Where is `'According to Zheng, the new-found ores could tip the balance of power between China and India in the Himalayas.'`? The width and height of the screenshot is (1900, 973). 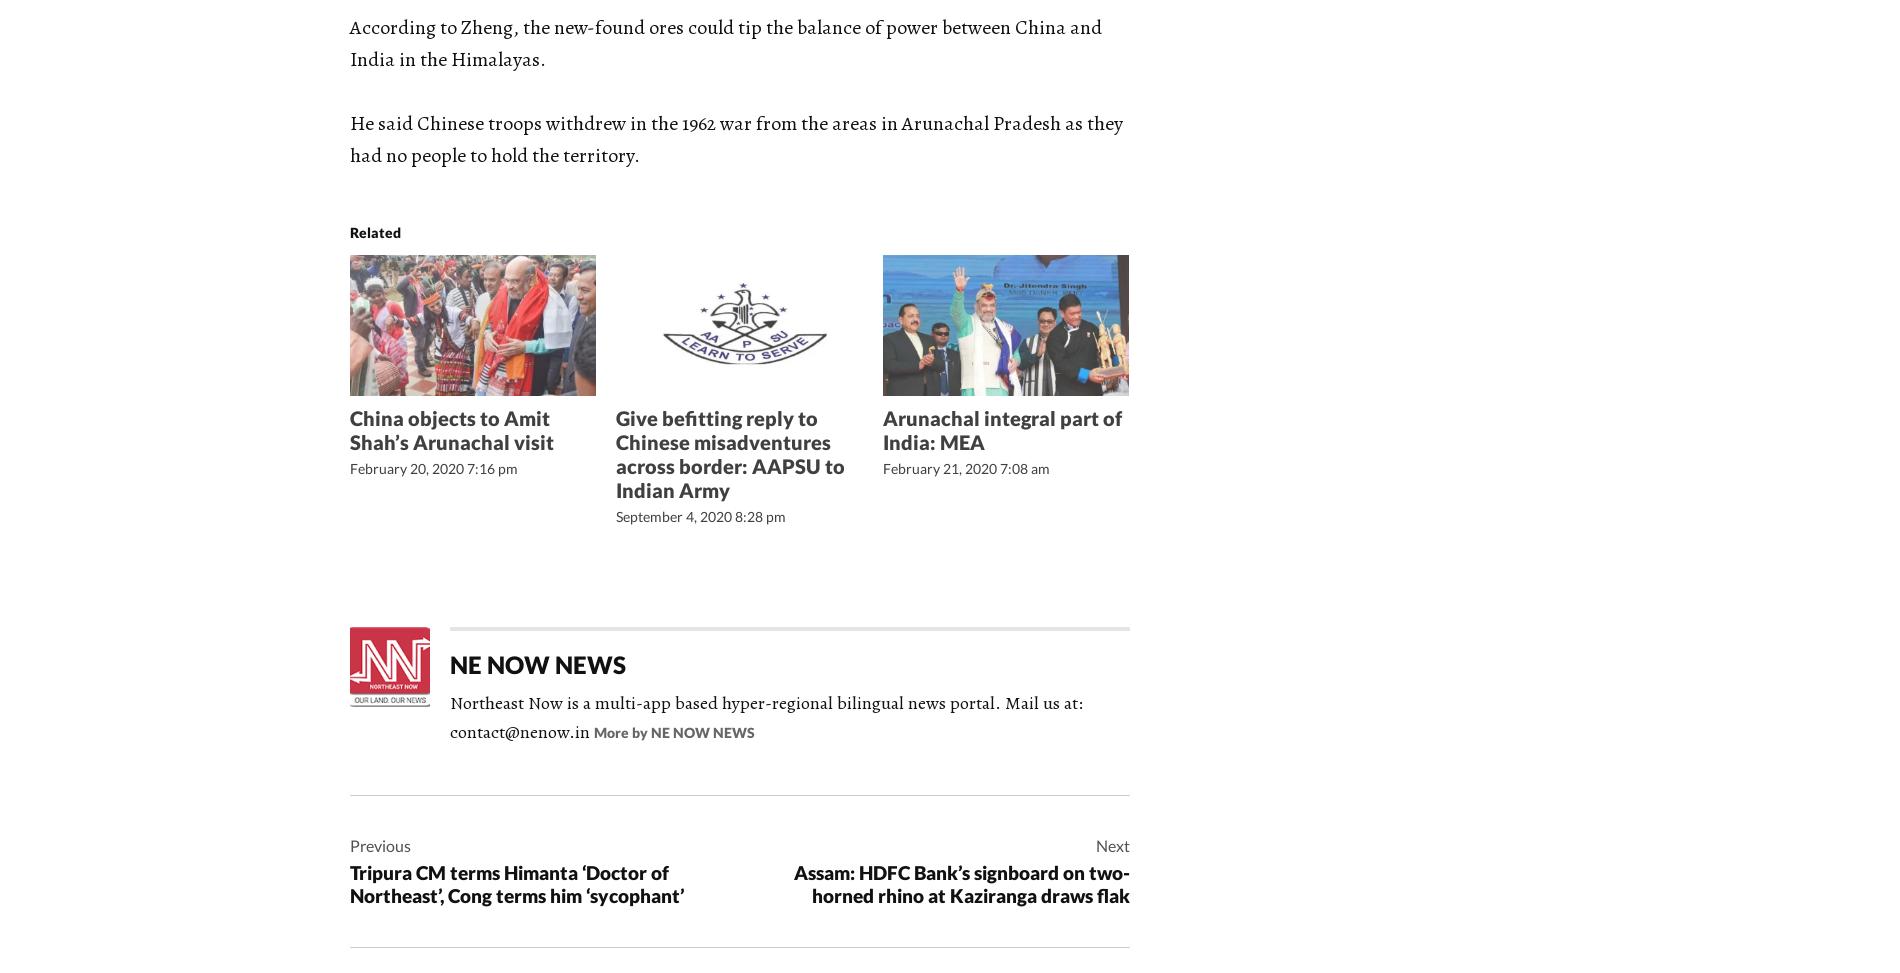 'According to Zheng, the new-found ores could tip the balance of power between China and India in the Himalayas.' is located at coordinates (724, 43).